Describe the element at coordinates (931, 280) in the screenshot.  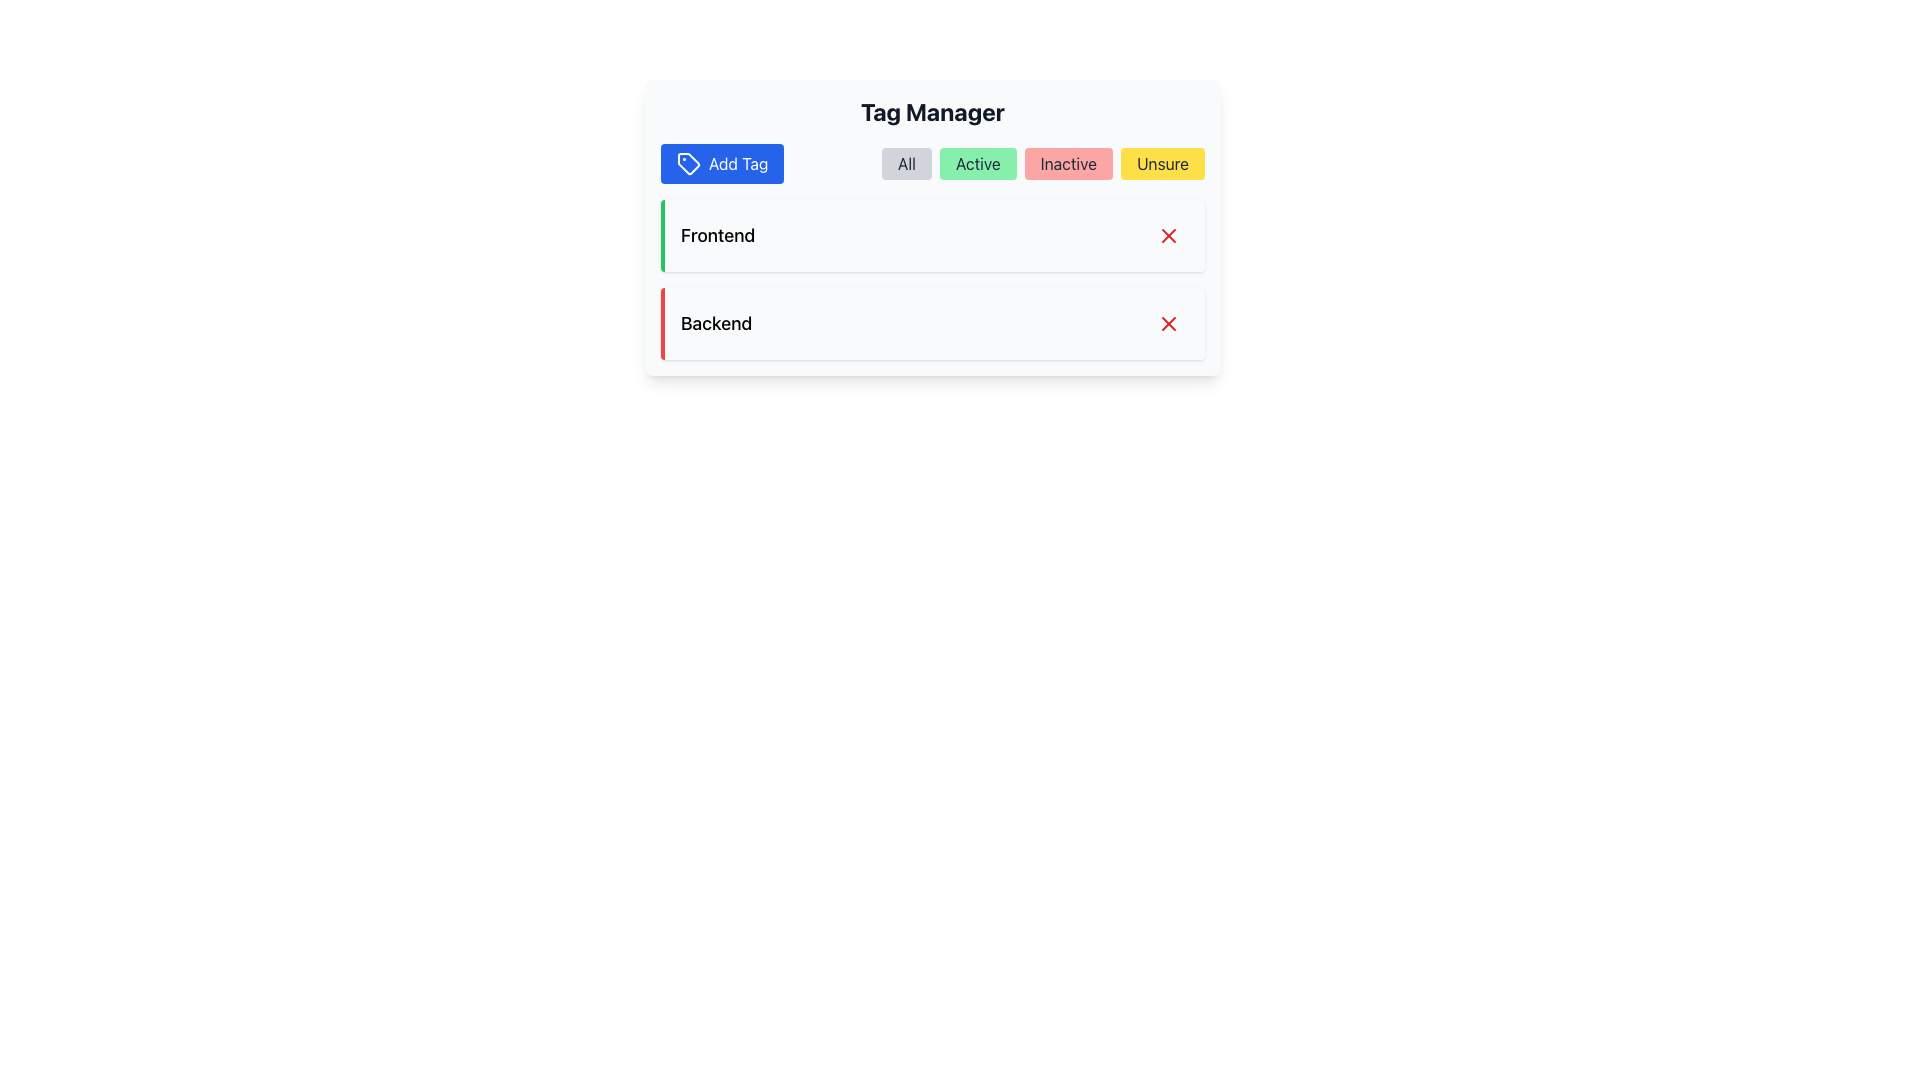
I see `the 'Vertical List' element in the 'Tag Manager' interface to focus on it` at that location.